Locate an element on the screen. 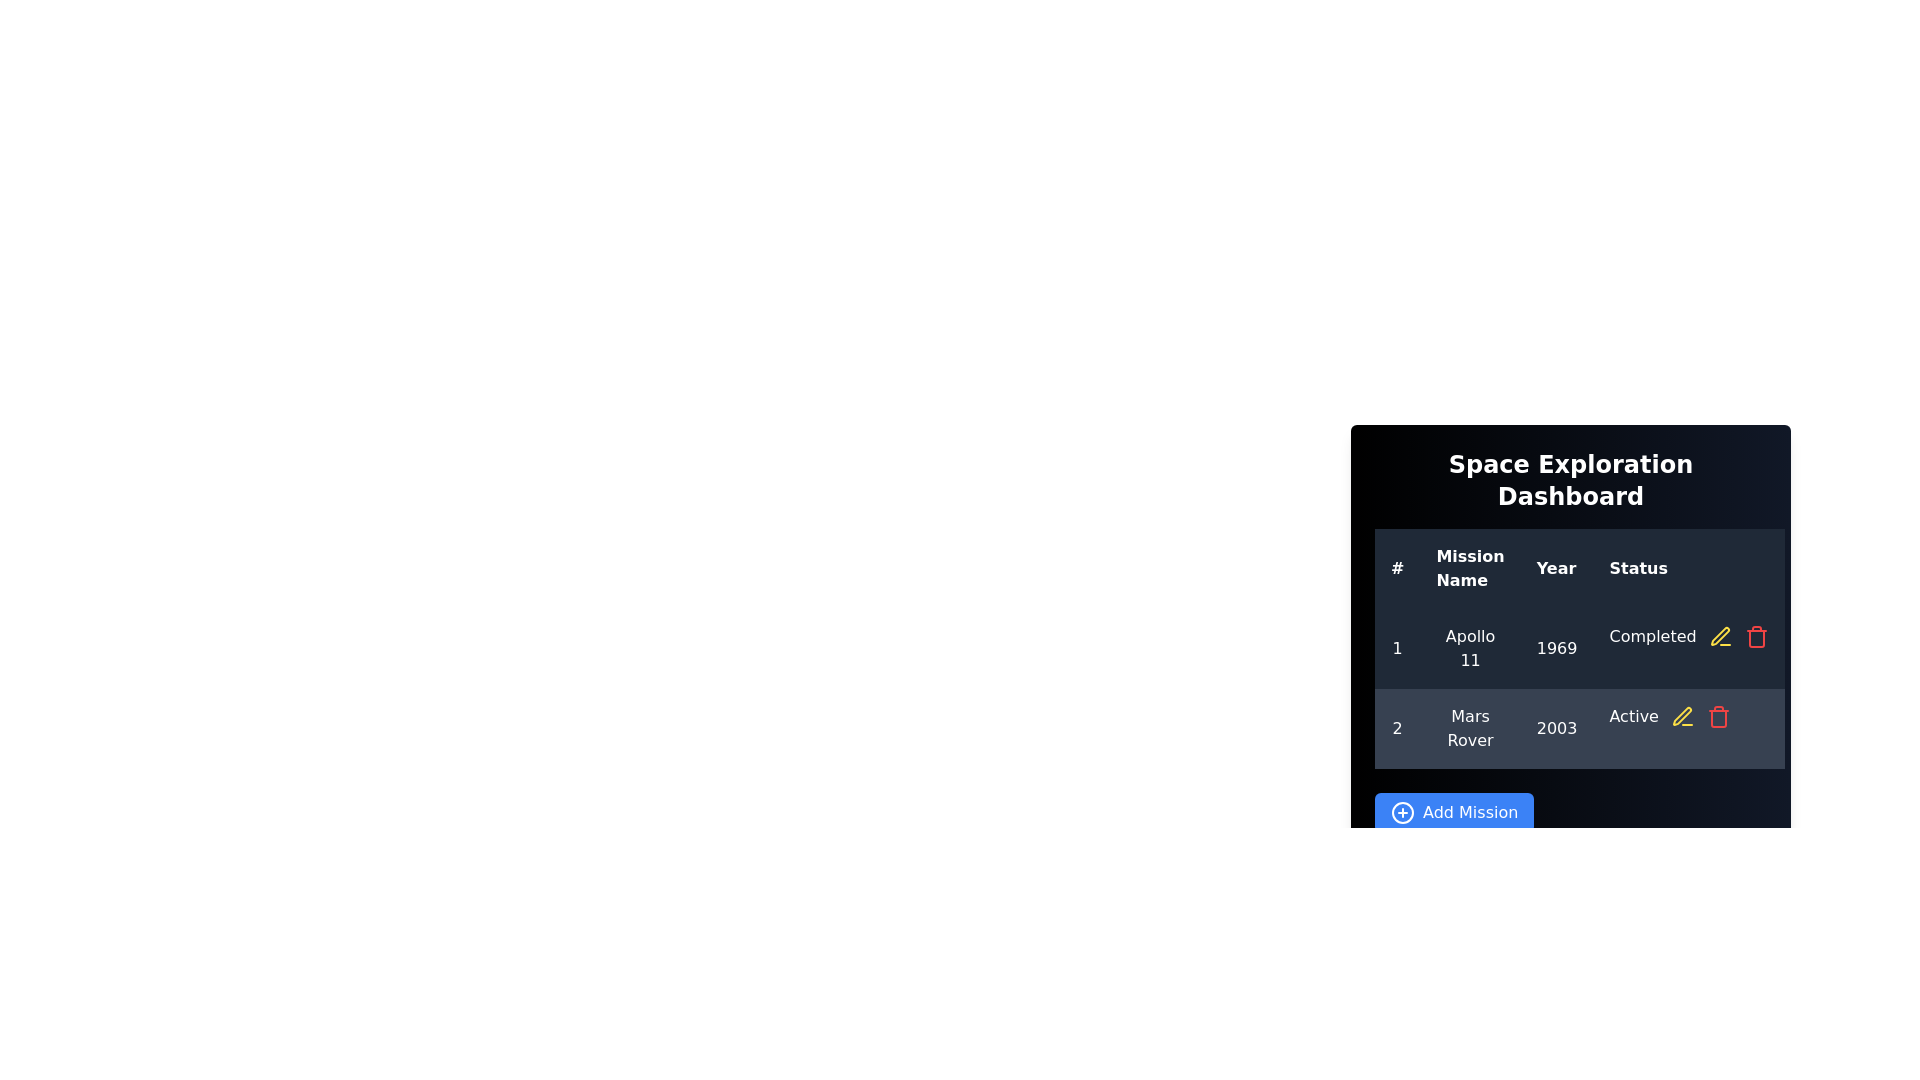 Image resolution: width=1920 pixels, height=1080 pixels. the text label displaying '2003' in the 'Year' column of the table for the 'Mars Rover' mission is located at coordinates (1556, 729).